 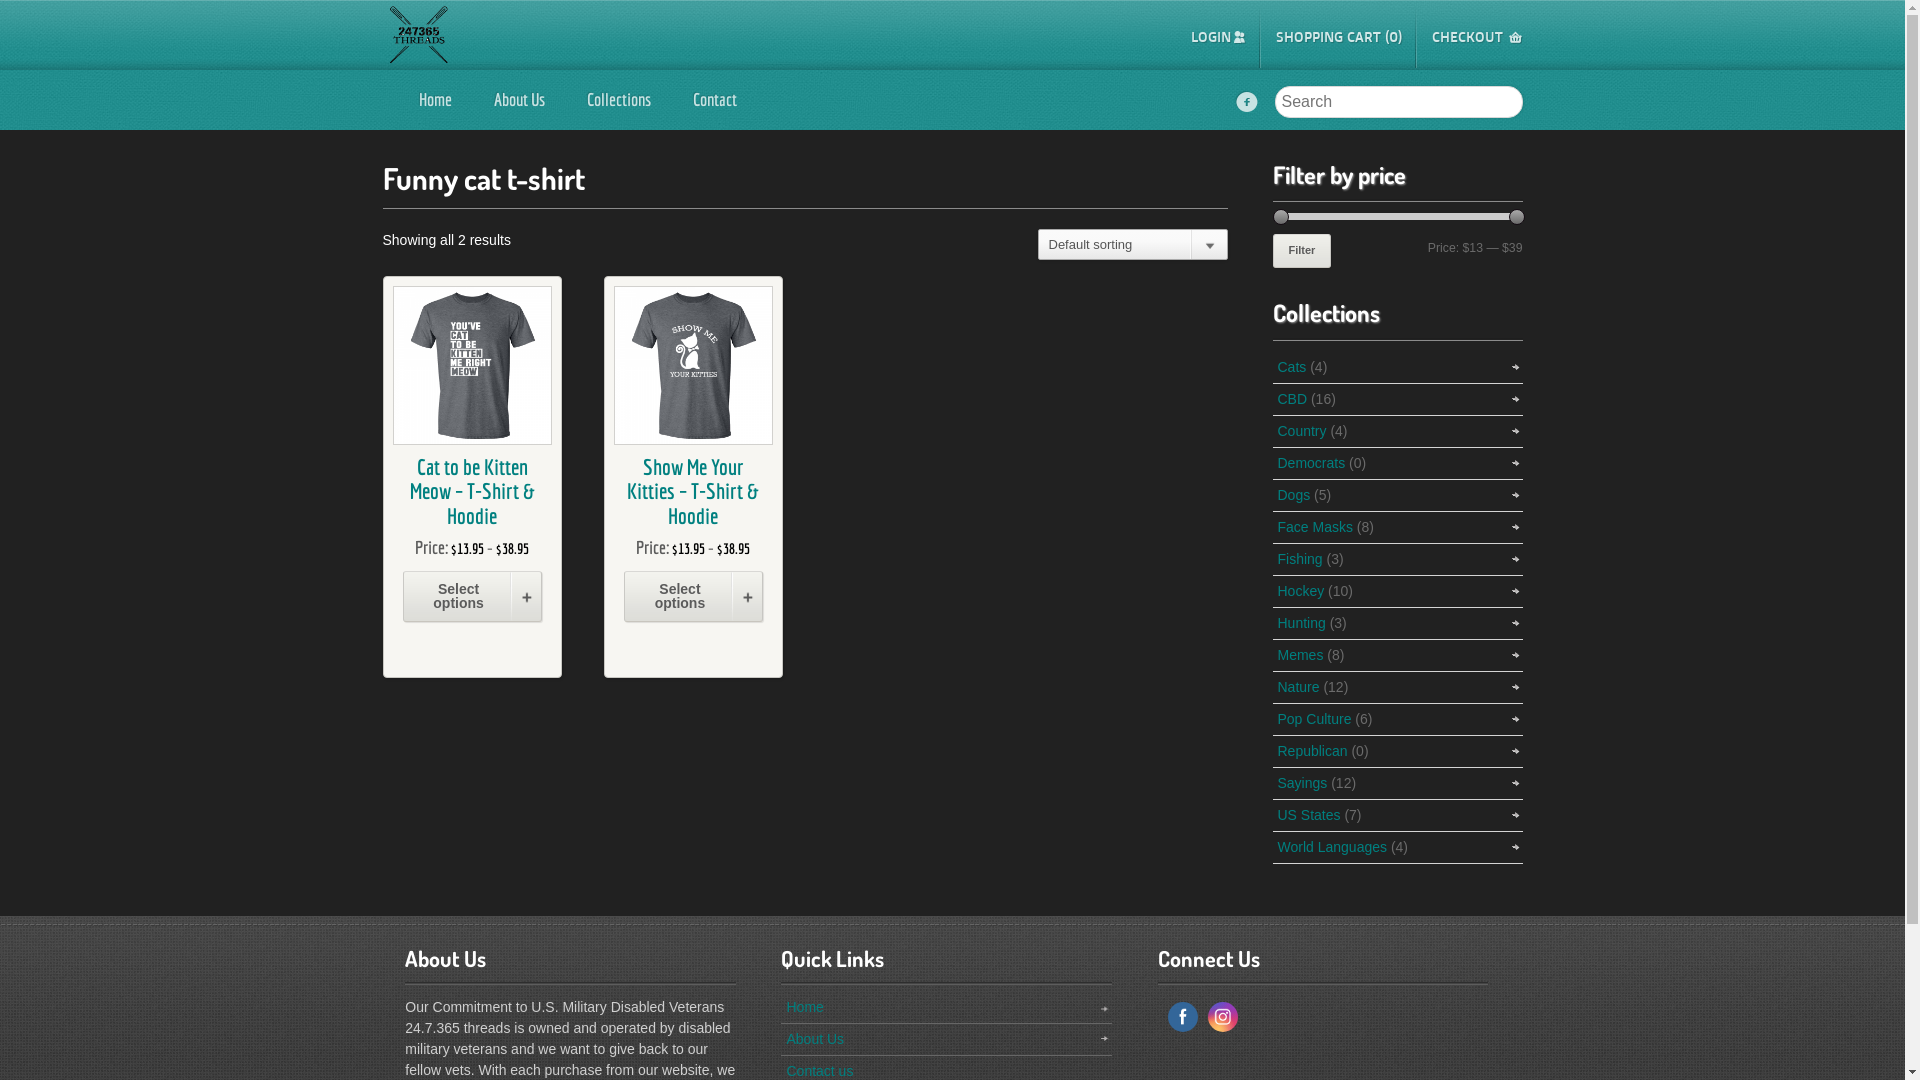 I want to click on 'US States', so click(x=1276, y=814).